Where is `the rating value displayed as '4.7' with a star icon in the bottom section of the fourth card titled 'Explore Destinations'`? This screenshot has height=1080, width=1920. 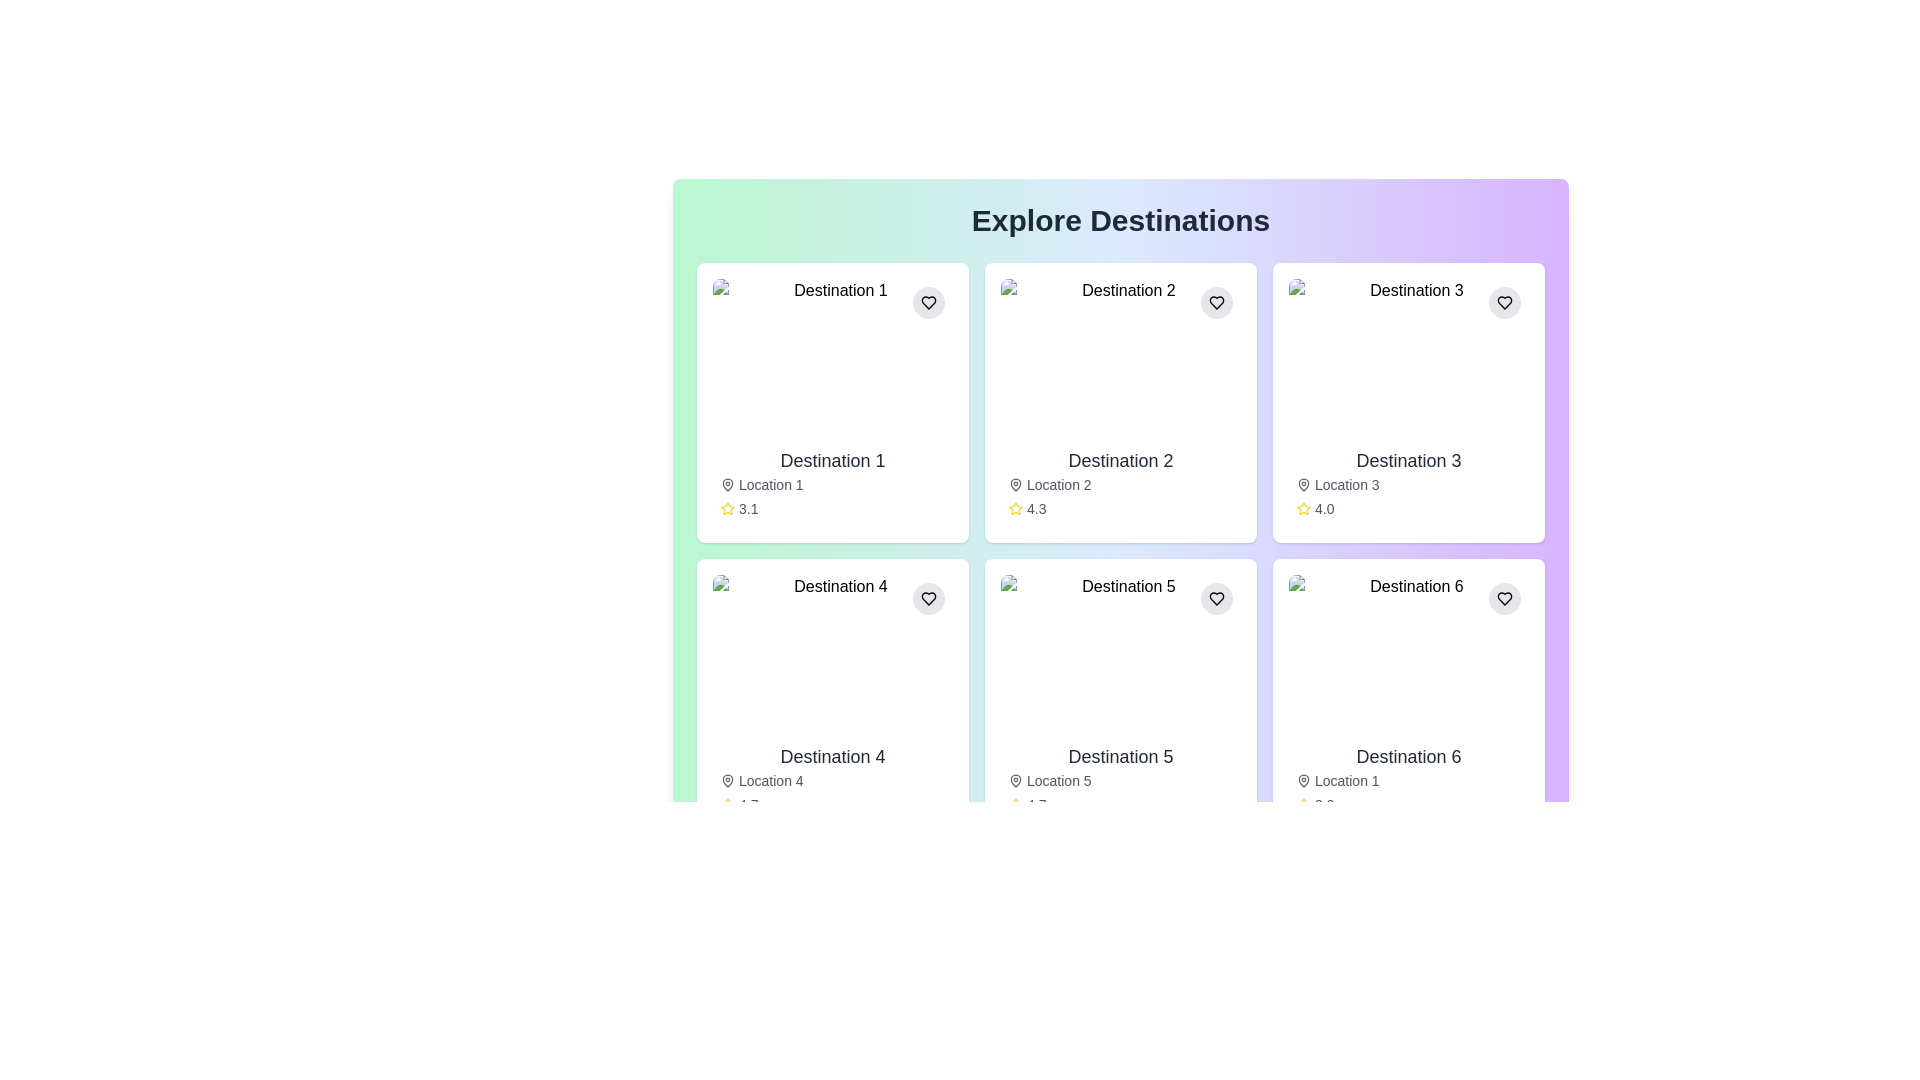 the rating value displayed as '4.7' with a star icon in the bottom section of the fourth card titled 'Explore Destinations' is located at coordinates (833, 804).